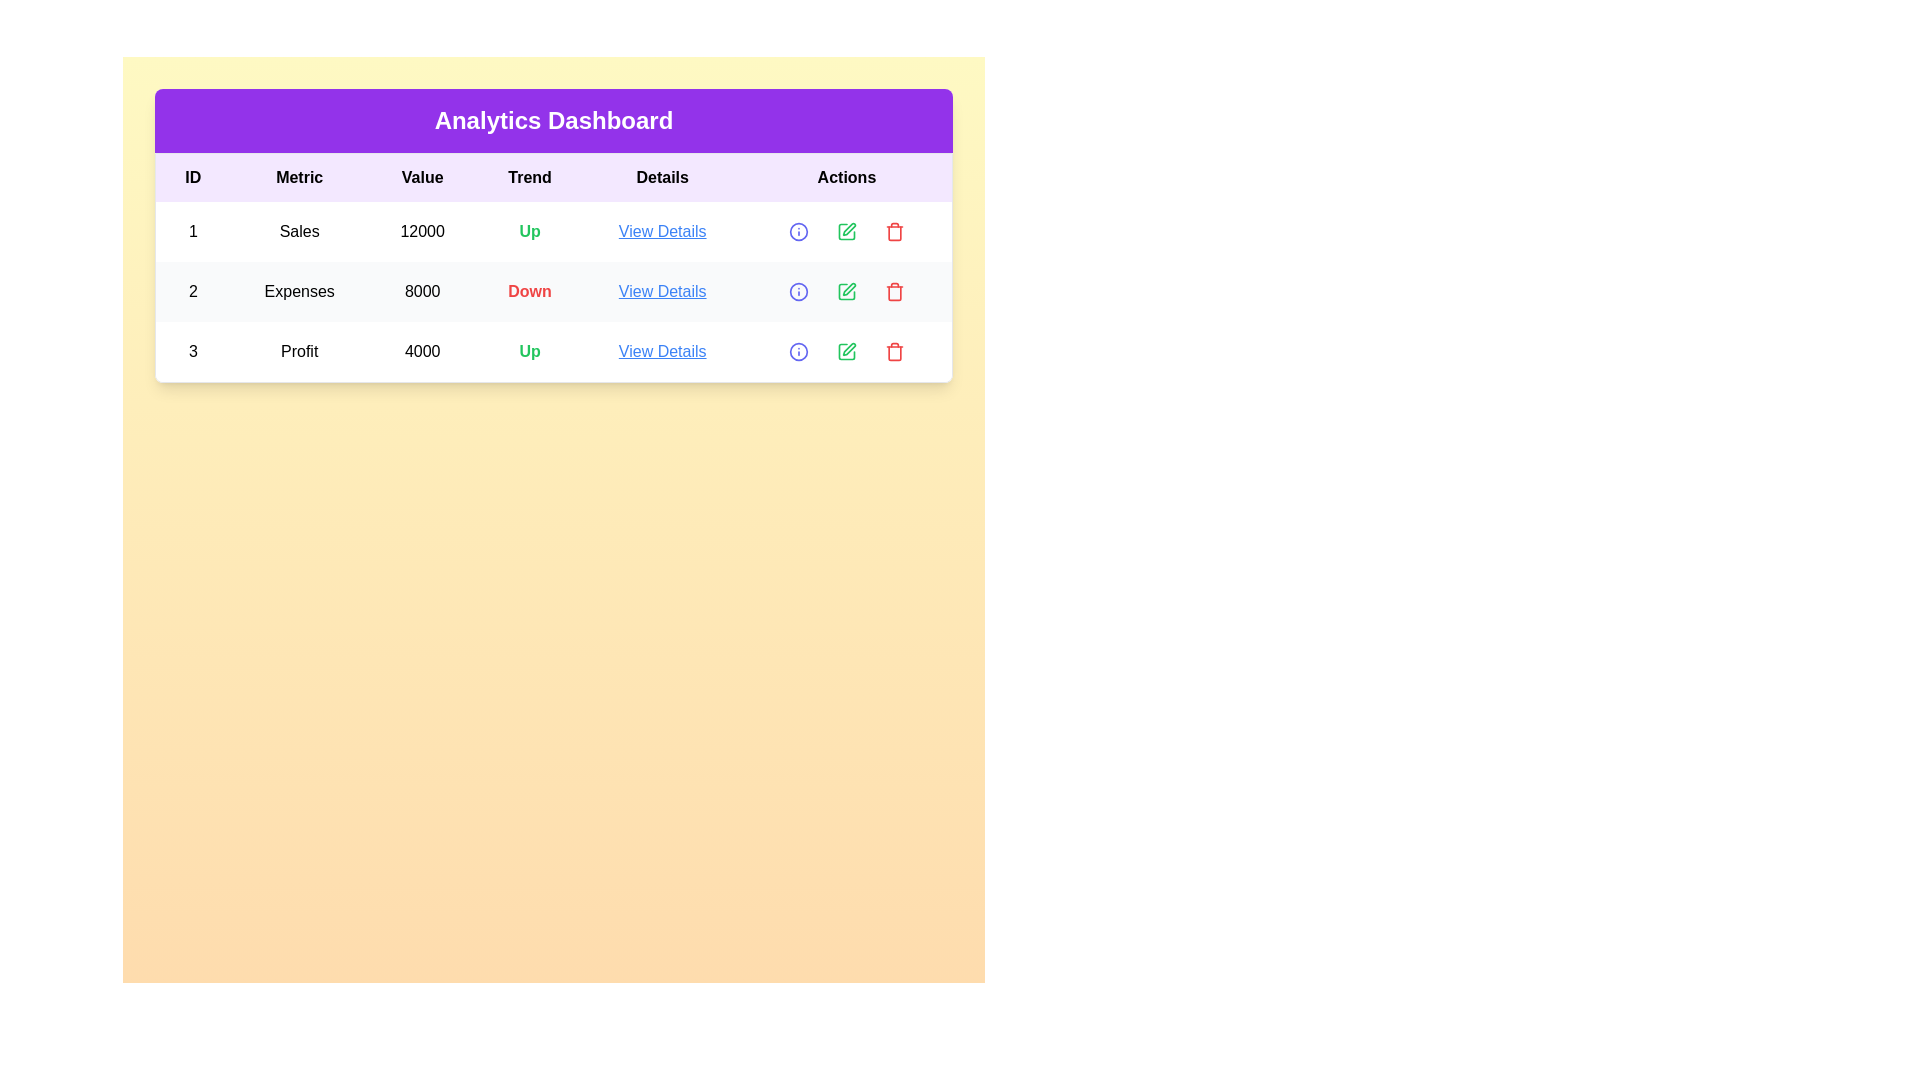 This screenshot has height=1080, width=1920. I want to click on the text link located in the last entry of the table under the 'Details' column corresponding to the 'Profit' row, so click(662, 350).